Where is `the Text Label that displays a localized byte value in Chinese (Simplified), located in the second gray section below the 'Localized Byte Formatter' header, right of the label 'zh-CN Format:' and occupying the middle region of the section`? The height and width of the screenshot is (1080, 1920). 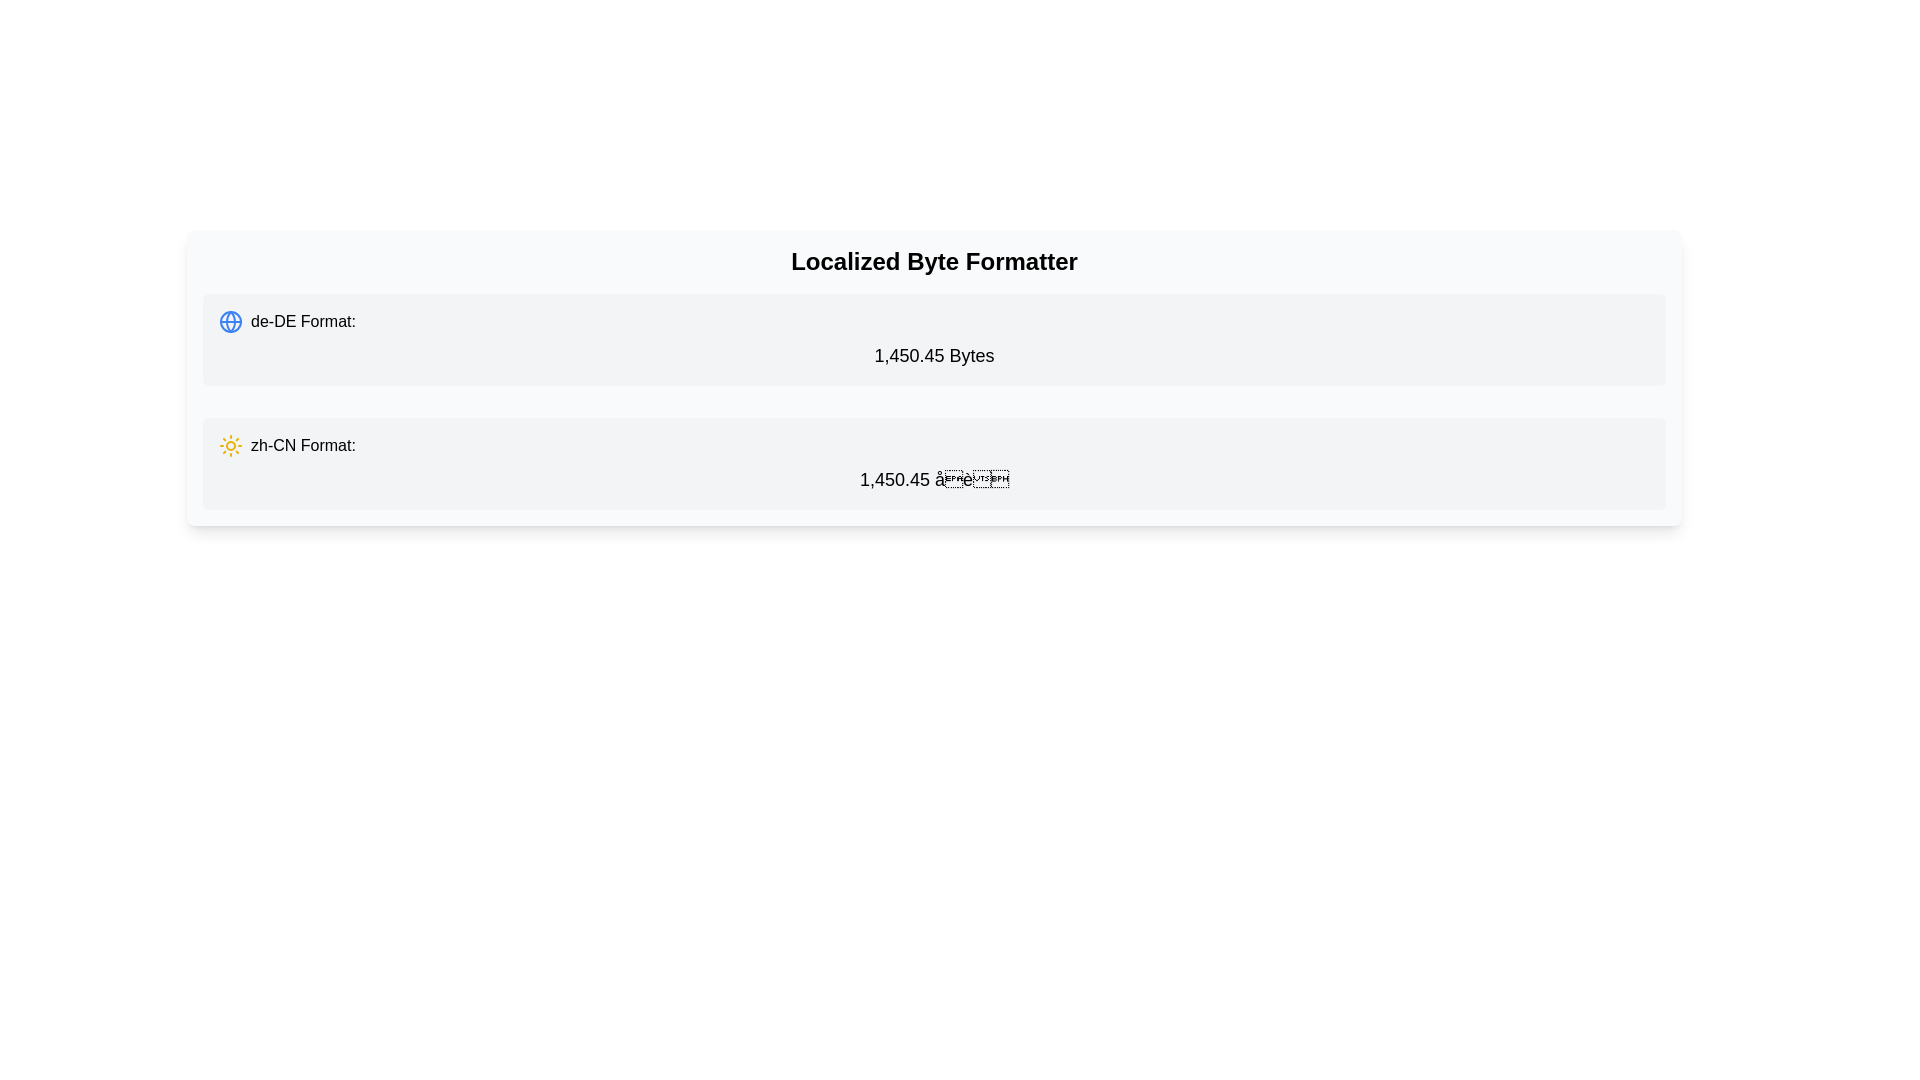
the Text Label that displays a localized byte value in Chinese (Simplified), located in the second gray section below the 'Localized Byte Formatter' header, right of the label 'zh-CN Format:' and occupying the middle region of the section is located at coordinates (933, 479).